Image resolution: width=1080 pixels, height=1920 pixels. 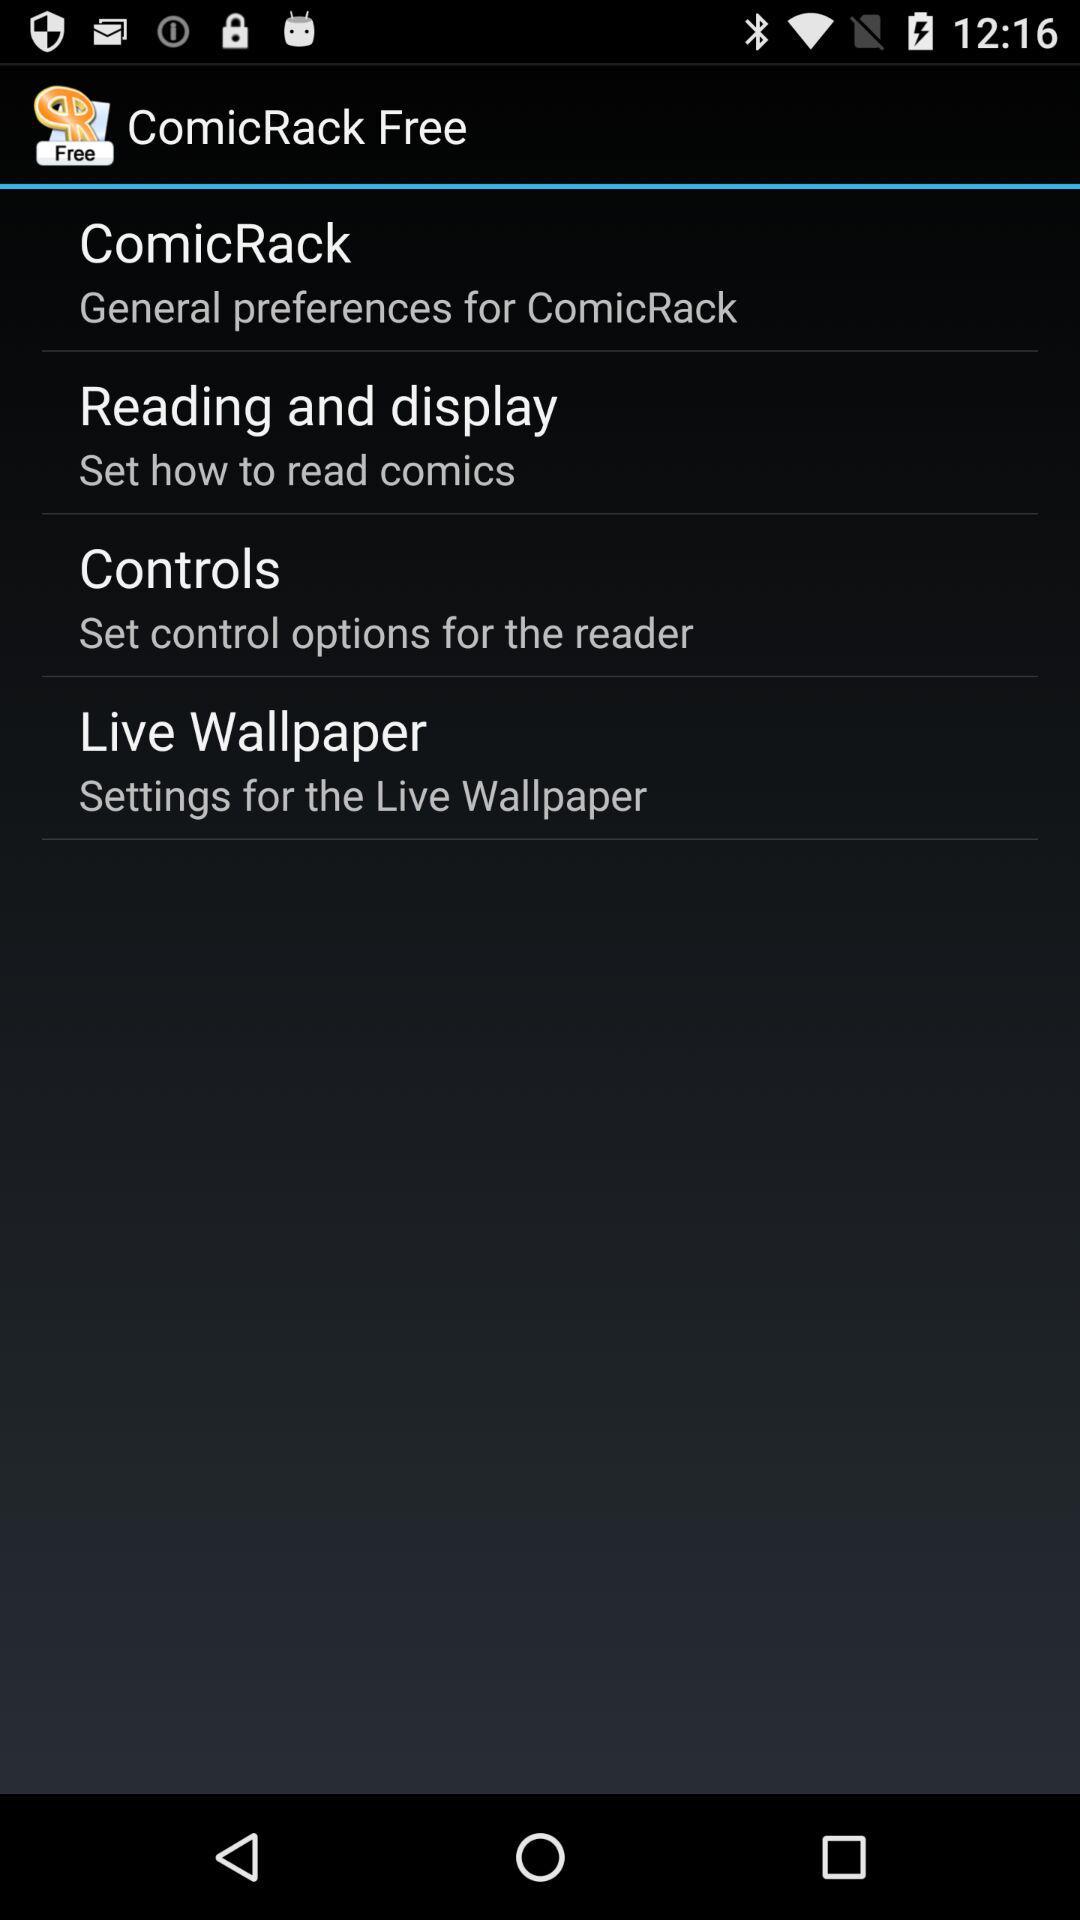 I want to click on the app above set how to item, so click(x=317, y=402).